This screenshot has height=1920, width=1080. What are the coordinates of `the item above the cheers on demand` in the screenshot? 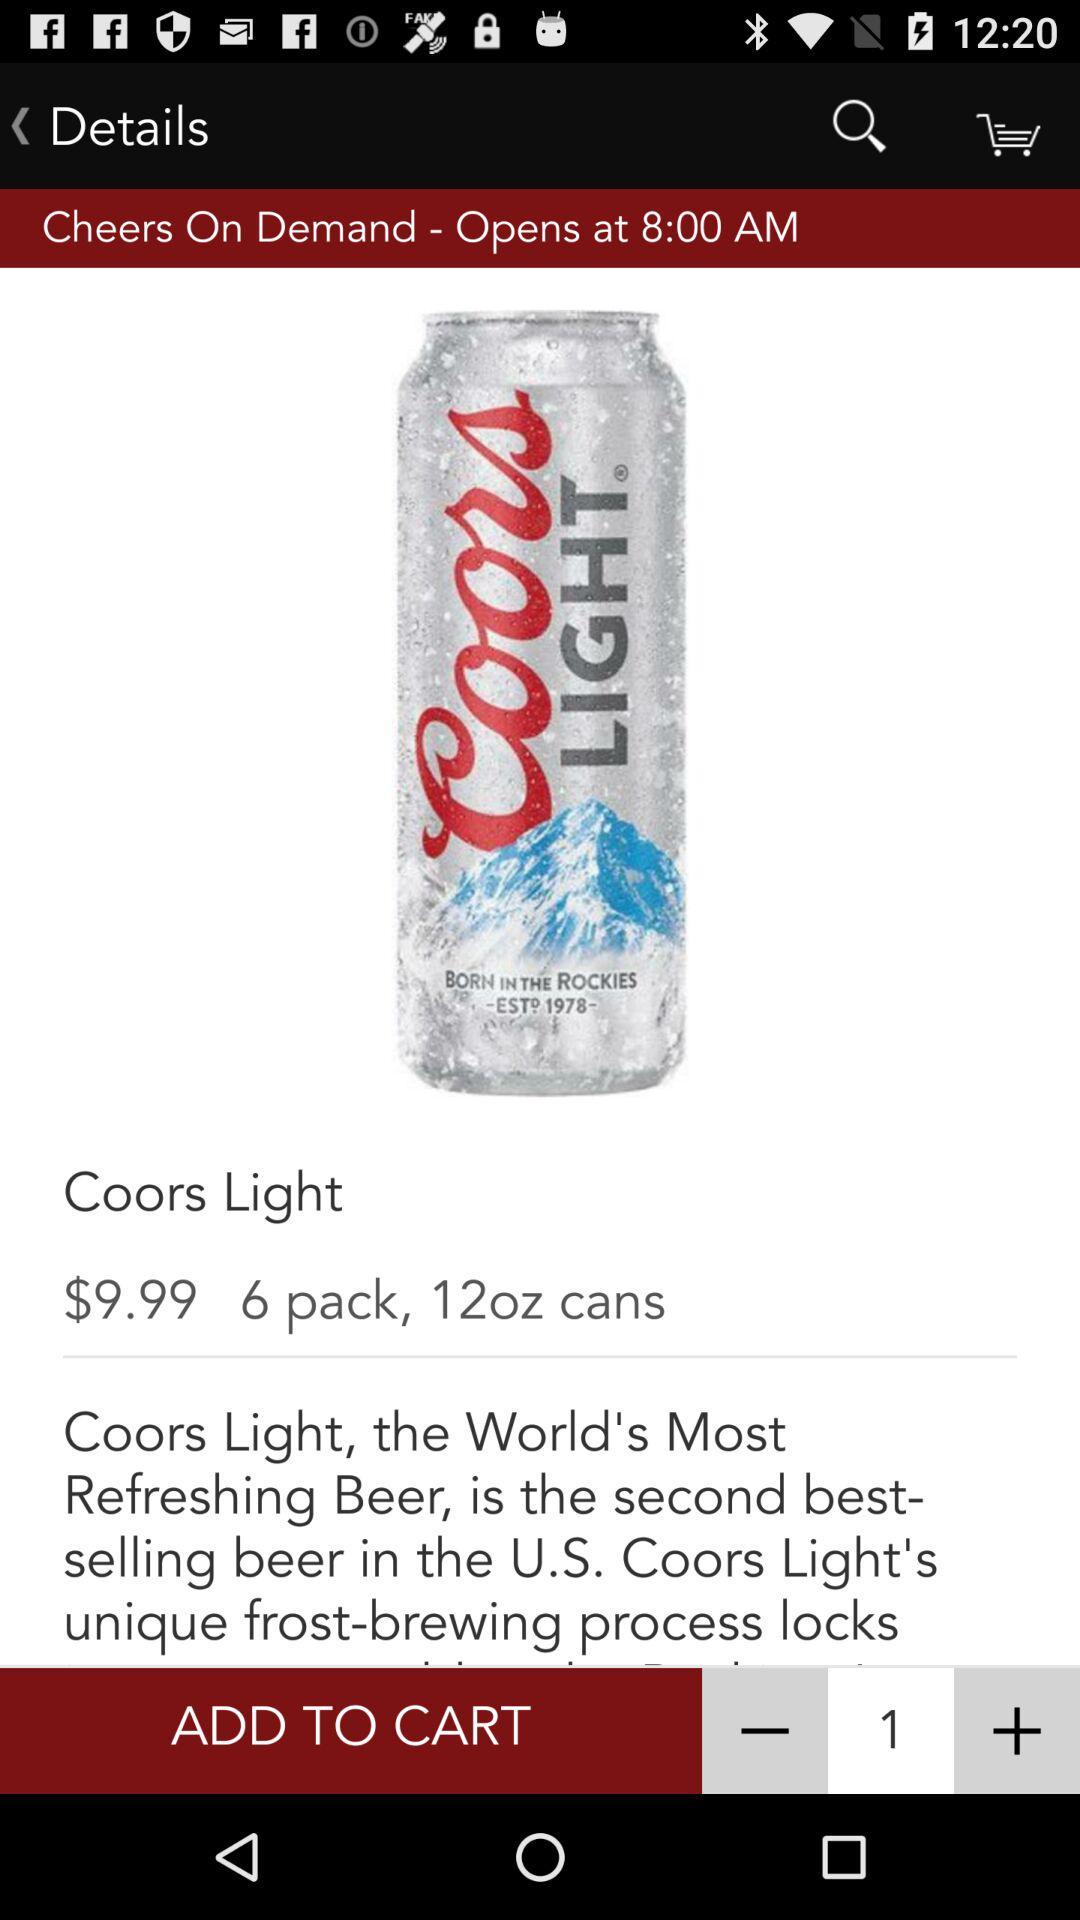 It's located at (858, 124).